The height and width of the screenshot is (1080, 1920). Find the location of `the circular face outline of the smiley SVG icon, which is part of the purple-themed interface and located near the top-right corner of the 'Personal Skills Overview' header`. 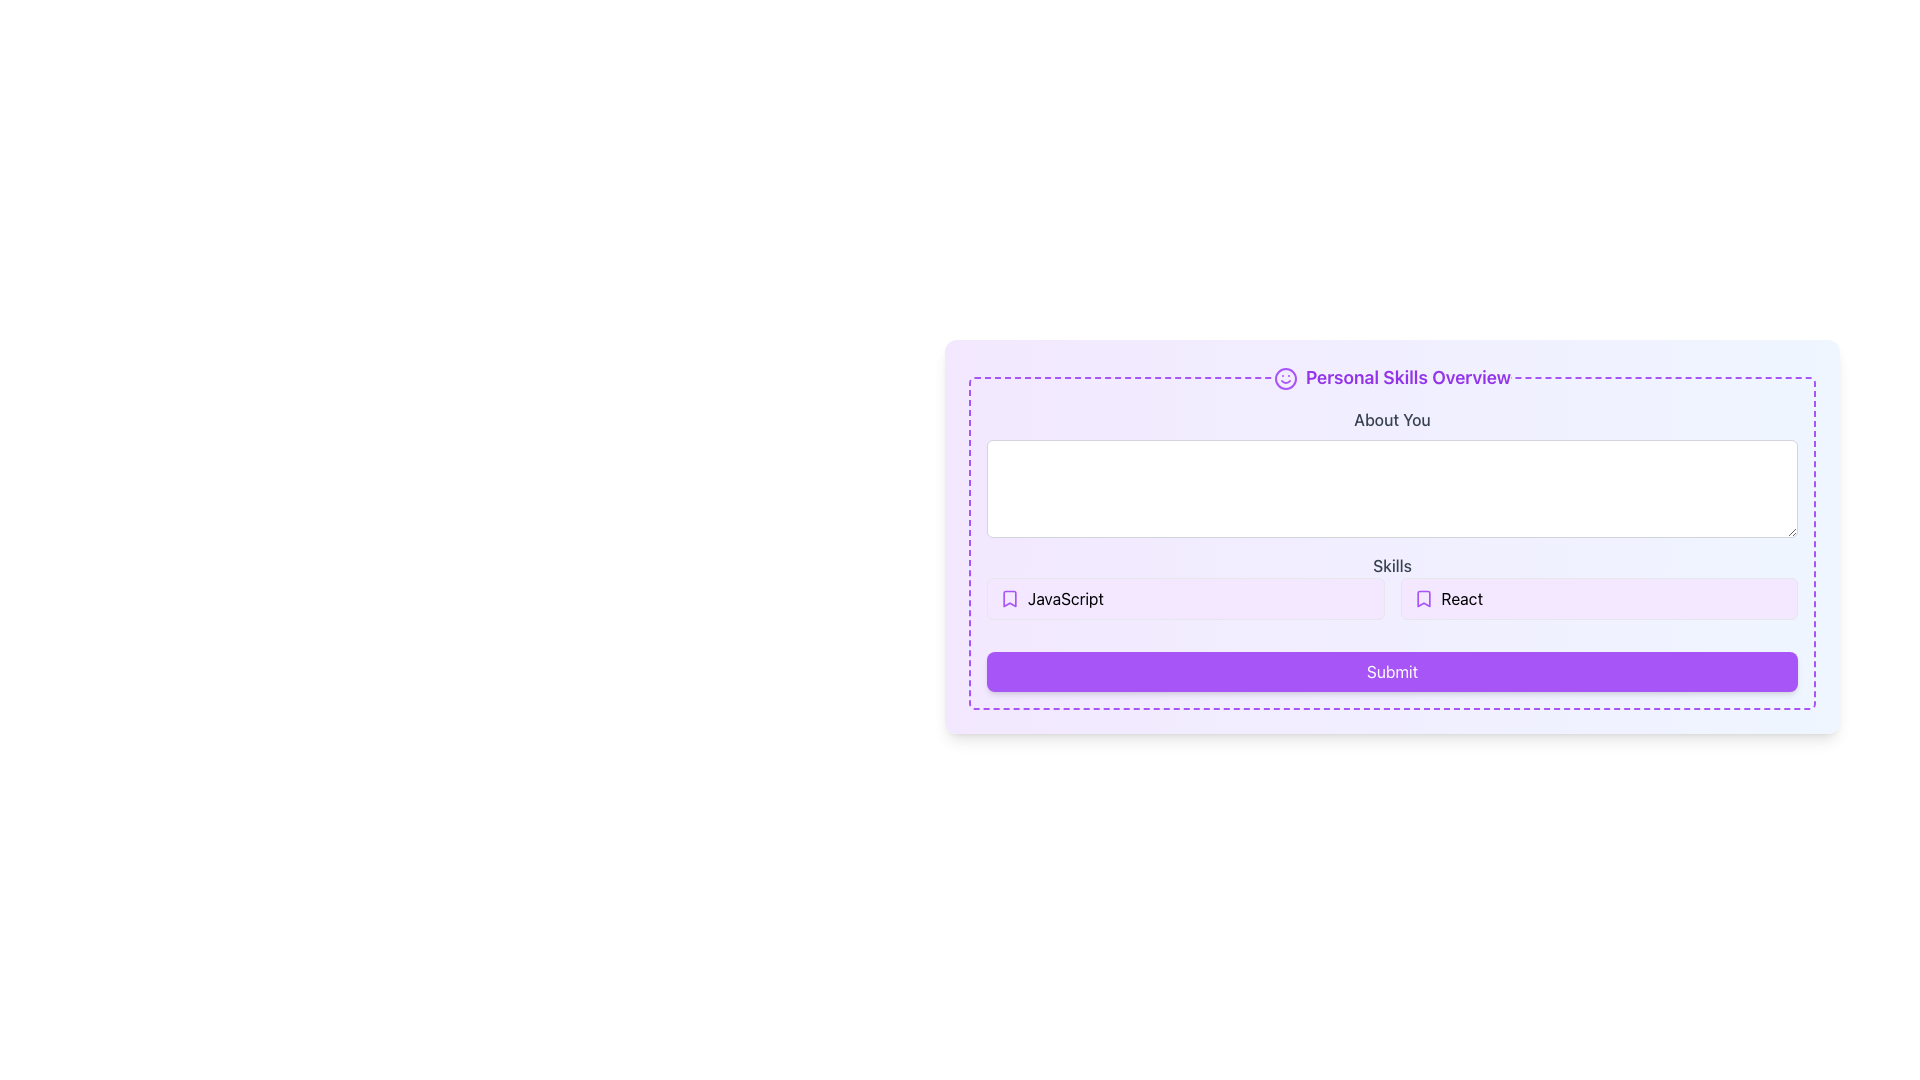

the circular face outline of the smiley SVG icon, which is part of the purple-themed interface and located near the top-right corner of the 'Personal Skills Overview' header is located at coordinates (1286, 379).